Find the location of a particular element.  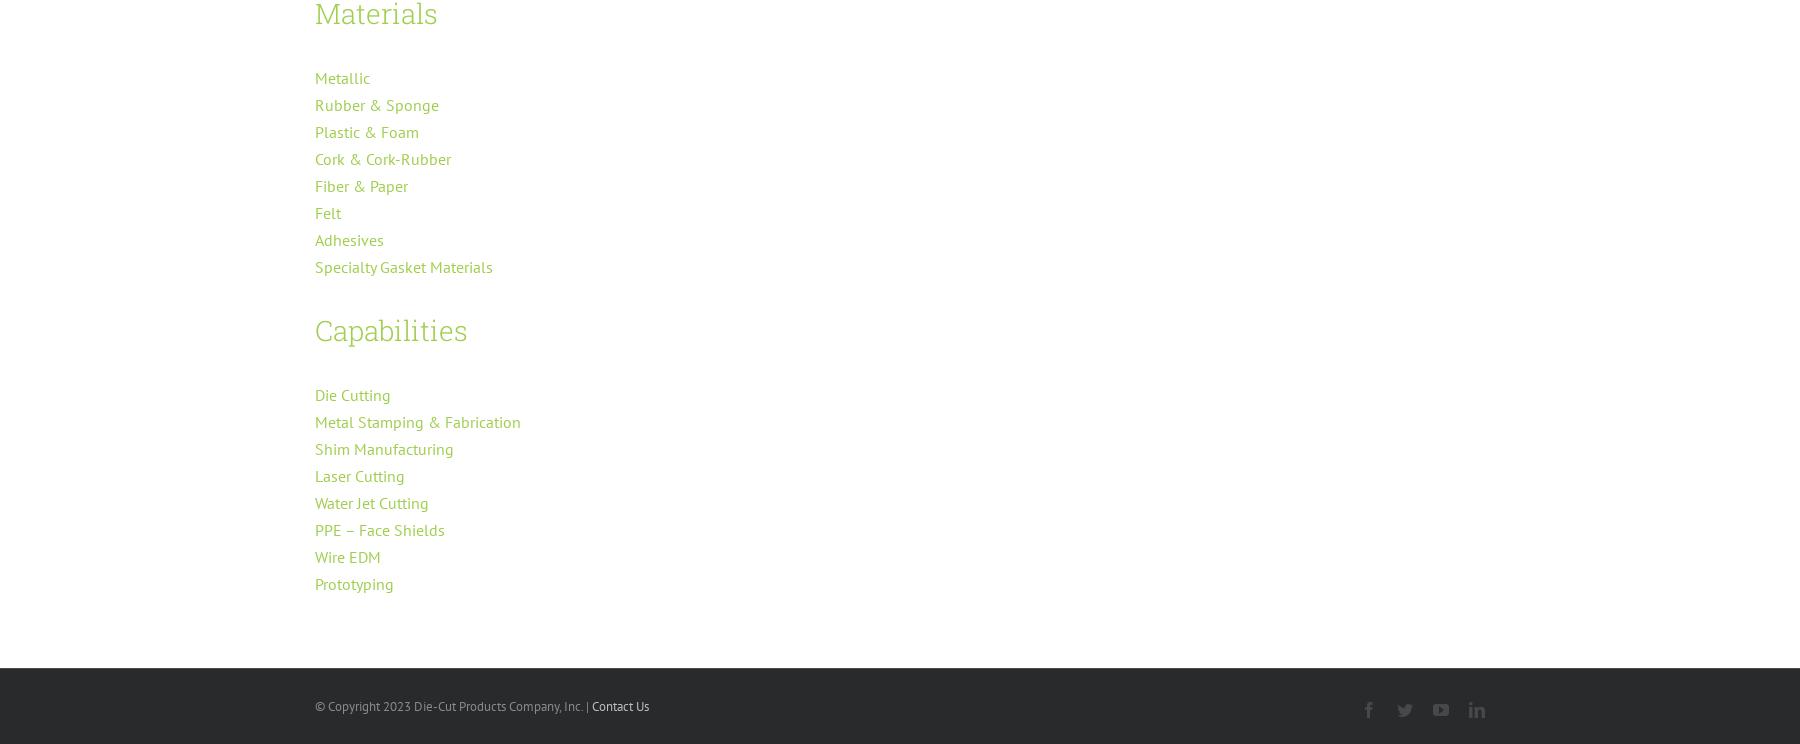

'PPE – Face Shields' is located at coordinates (379, 527).